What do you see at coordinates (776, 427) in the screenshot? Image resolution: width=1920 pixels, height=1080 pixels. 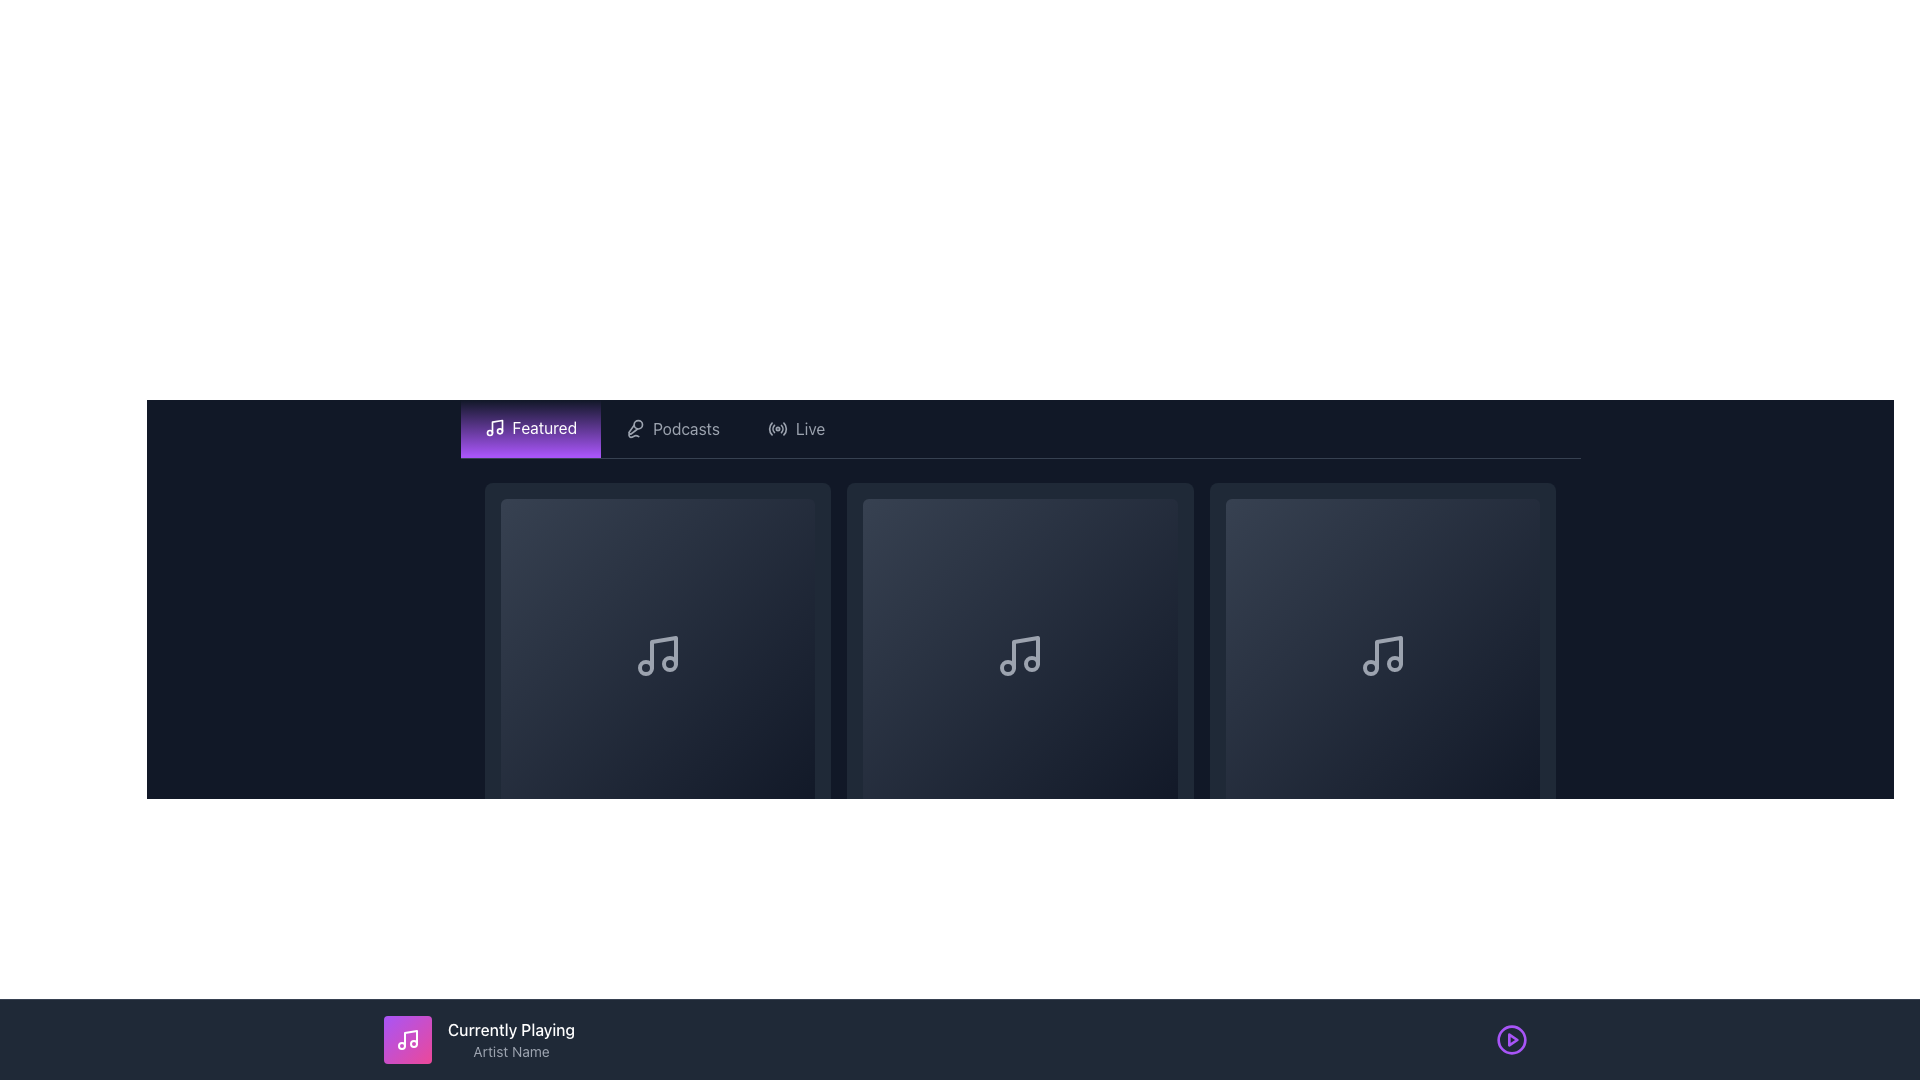 I see `the 'Live' icon, which serves as a visual marker for accessing live-streaming or real-time content, positioned to the left of the 'Live' text` at bounding box center [776, 427].